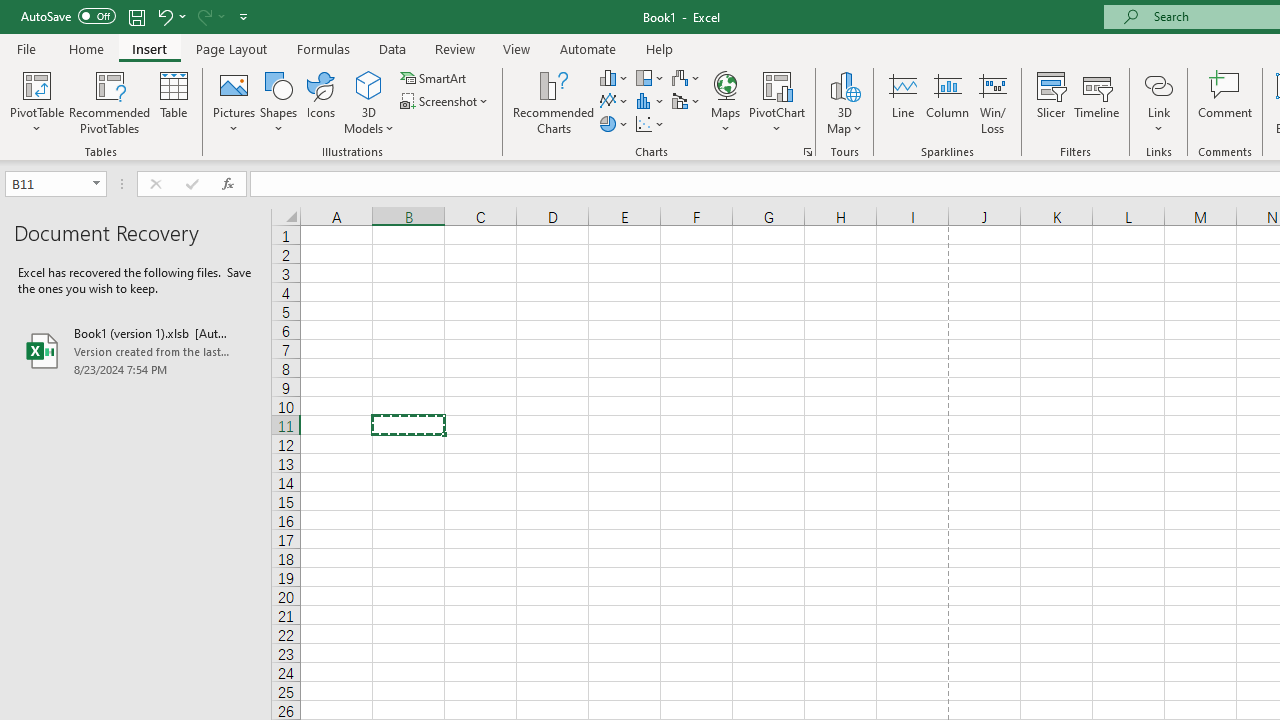  I want to click on 'Pictures', so click(234, 103).